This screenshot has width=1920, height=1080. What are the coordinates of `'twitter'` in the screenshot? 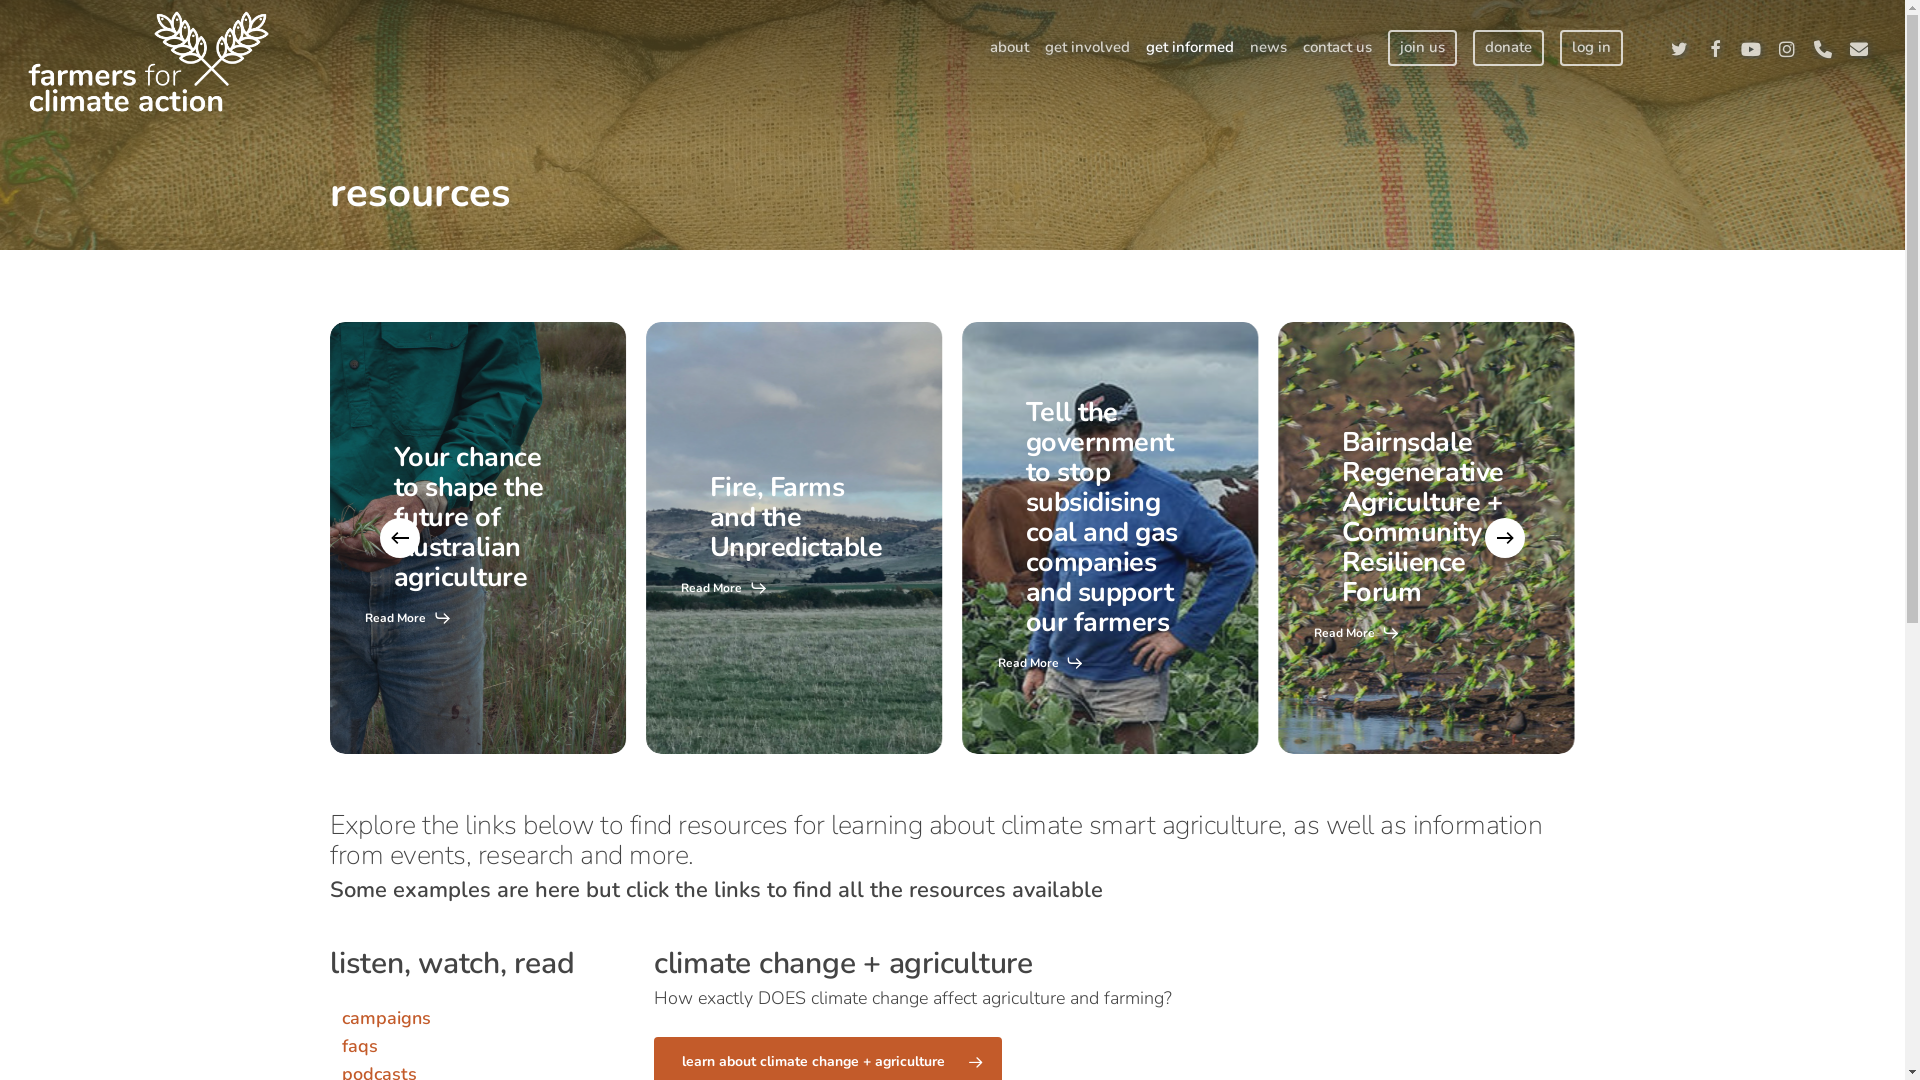 It's located at (1679, 46).